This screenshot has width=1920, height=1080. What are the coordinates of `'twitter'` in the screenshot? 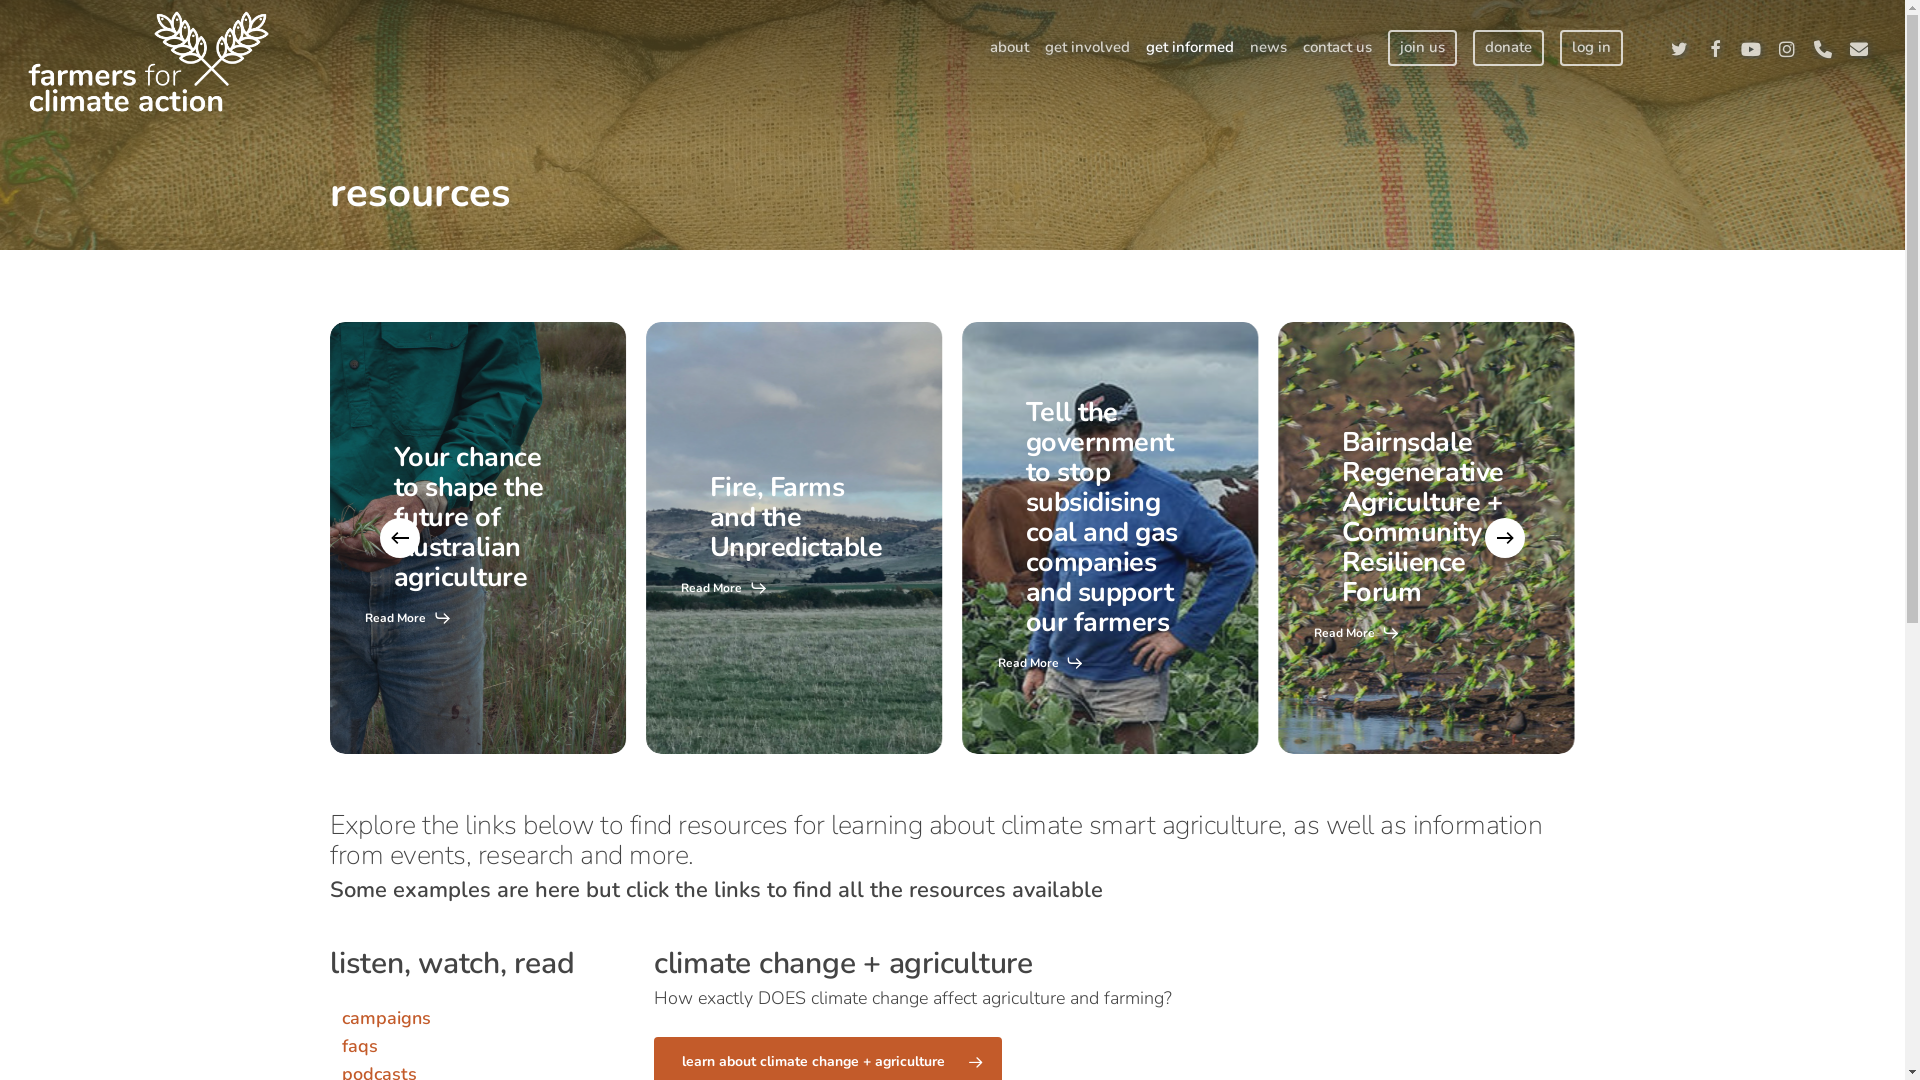 It's located at (1679, 46).